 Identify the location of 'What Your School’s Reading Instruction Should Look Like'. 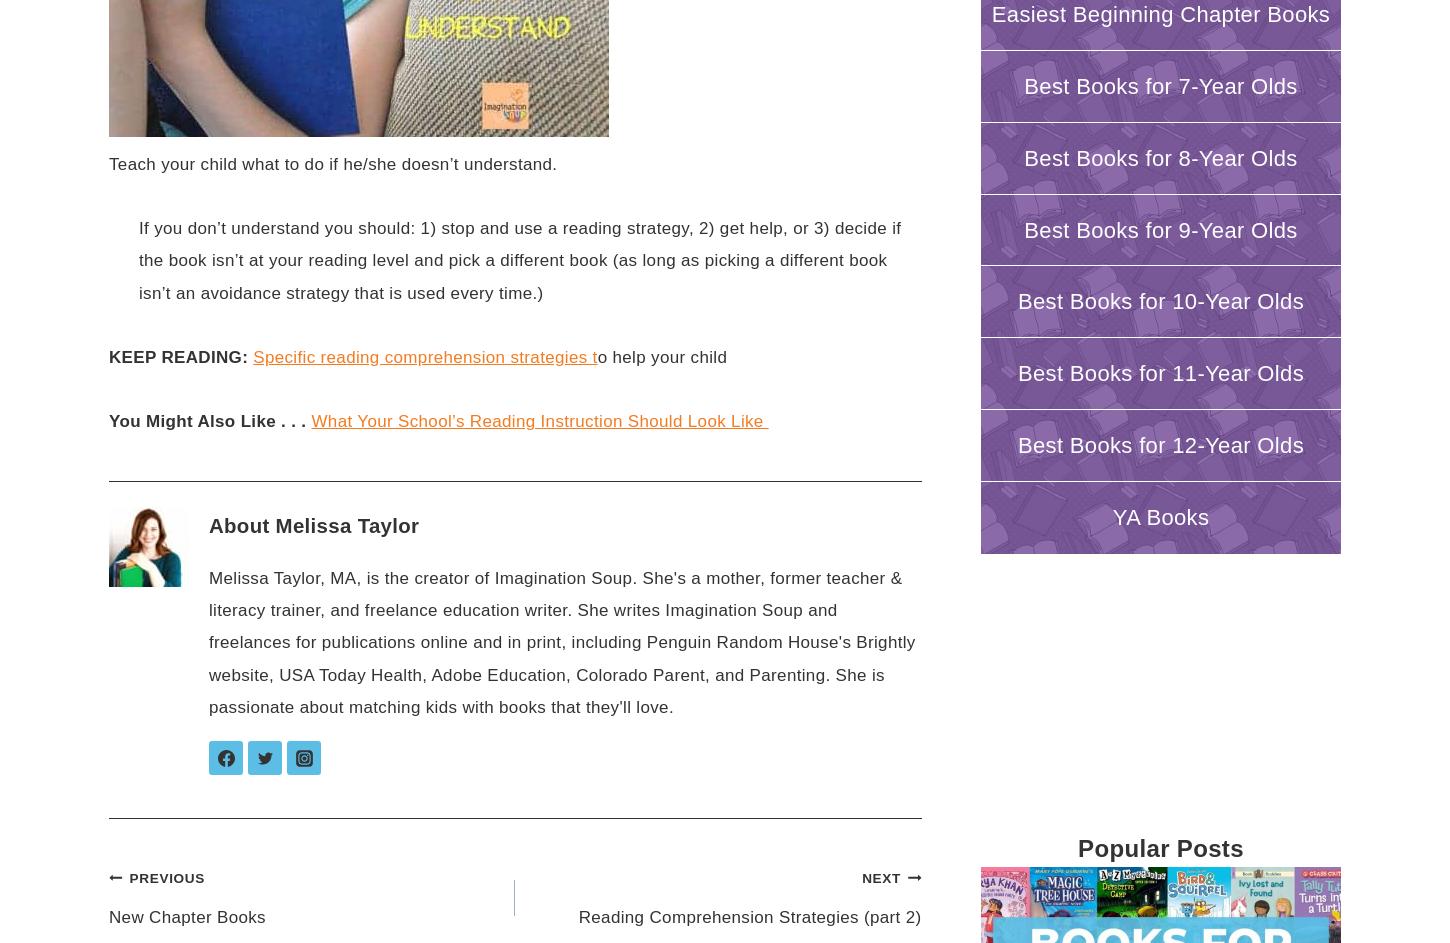
(311, 421).